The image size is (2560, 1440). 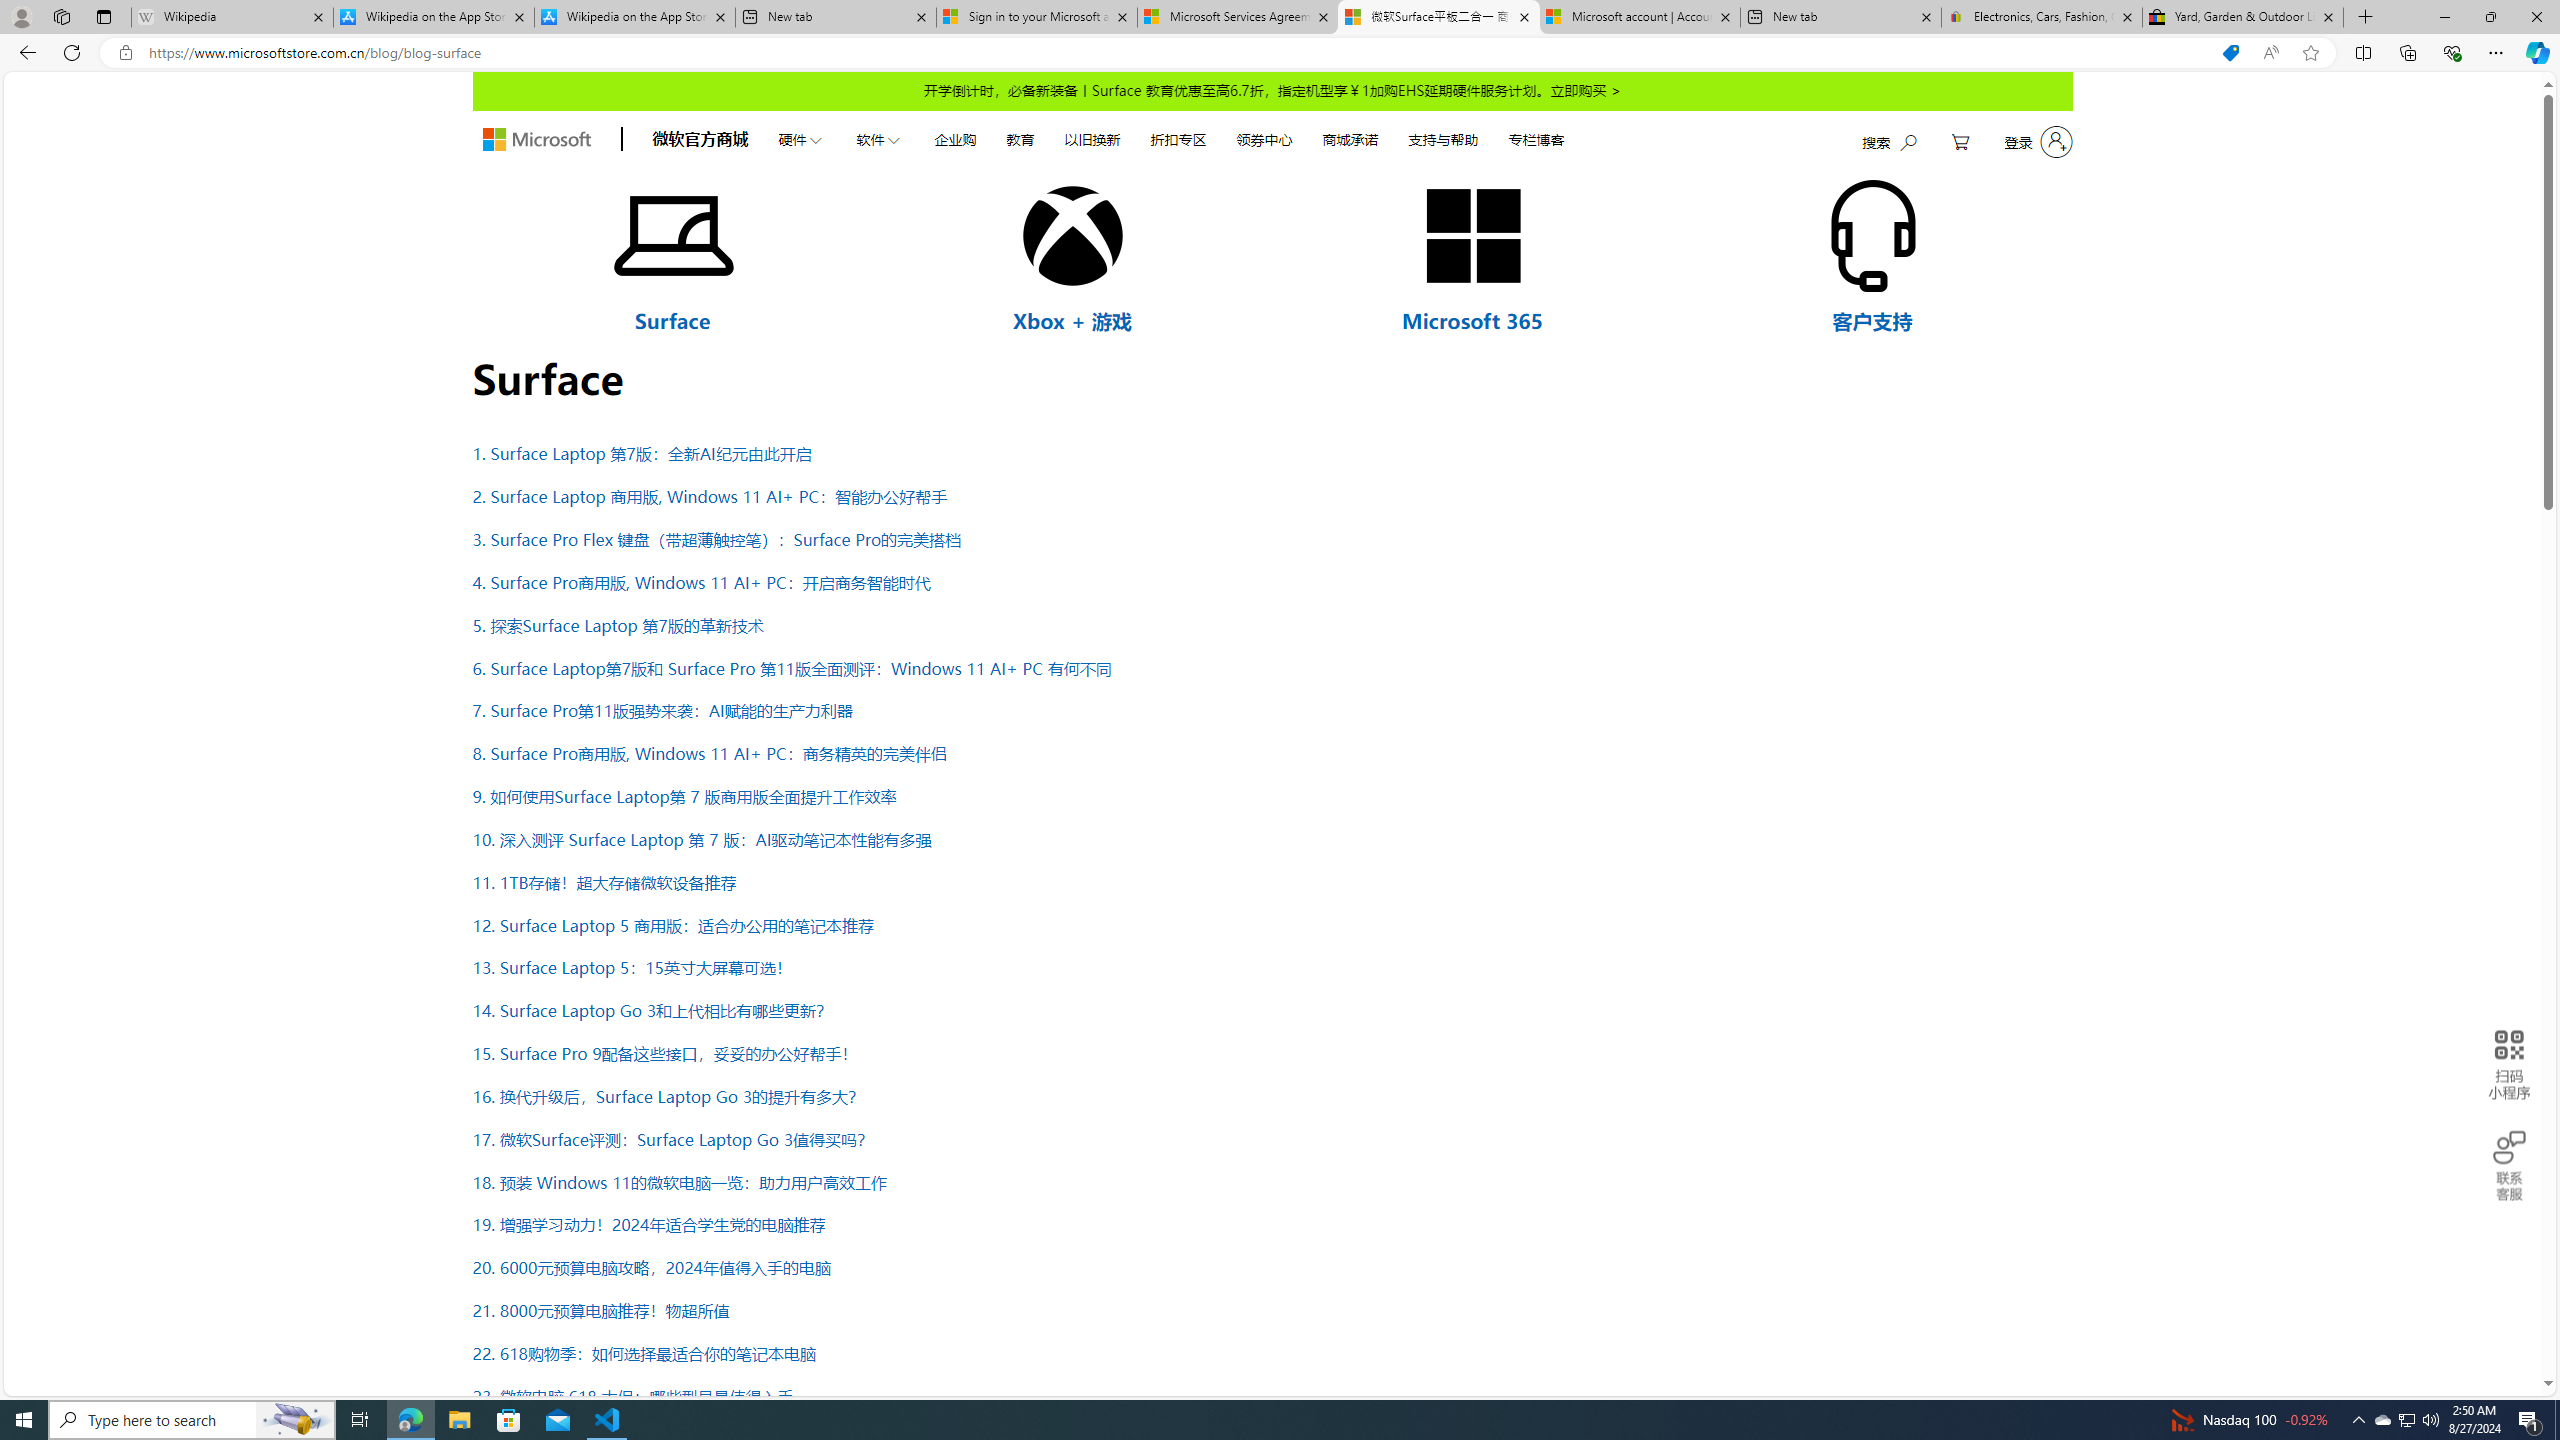 What do you see at coordinates (70, 51) in the screenshot?
I see `'Refresh'` at bounding box center [70, 51].